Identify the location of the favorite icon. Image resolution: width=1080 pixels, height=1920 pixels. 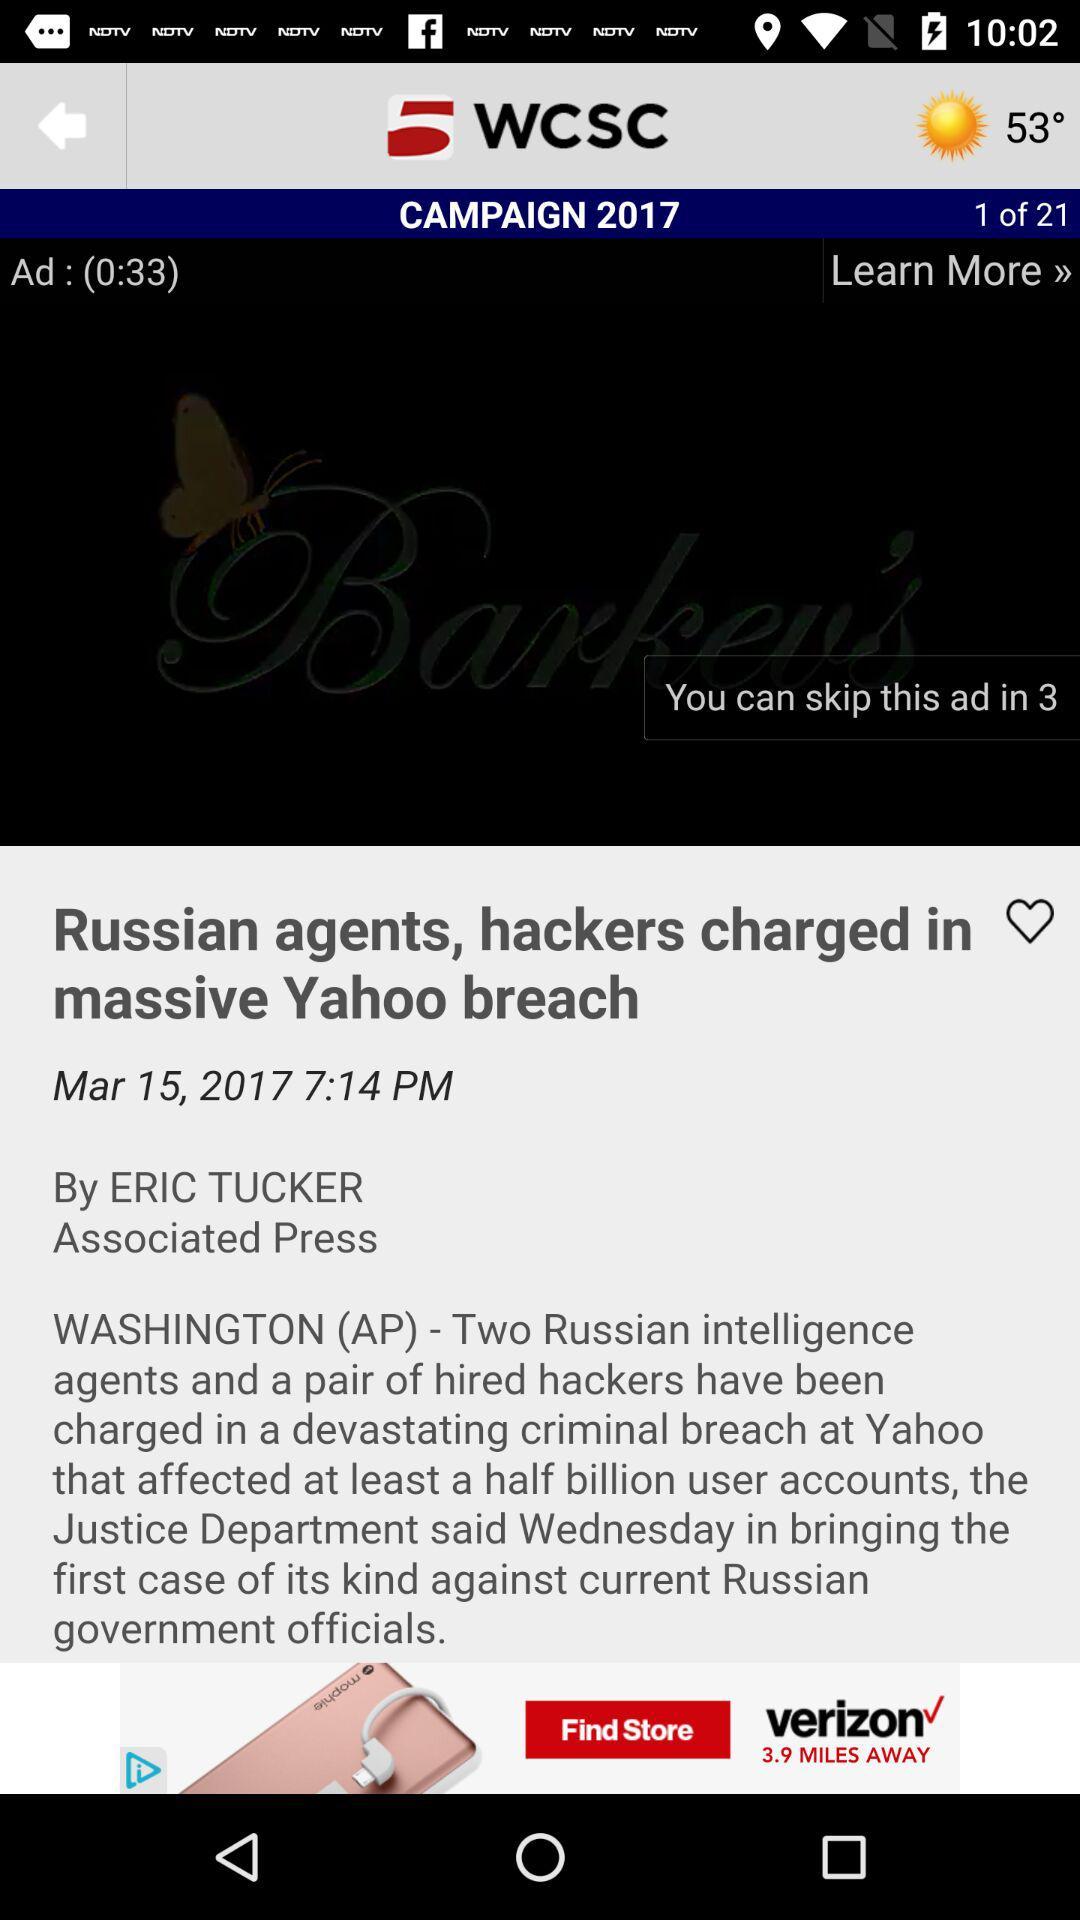
(1017, 920).